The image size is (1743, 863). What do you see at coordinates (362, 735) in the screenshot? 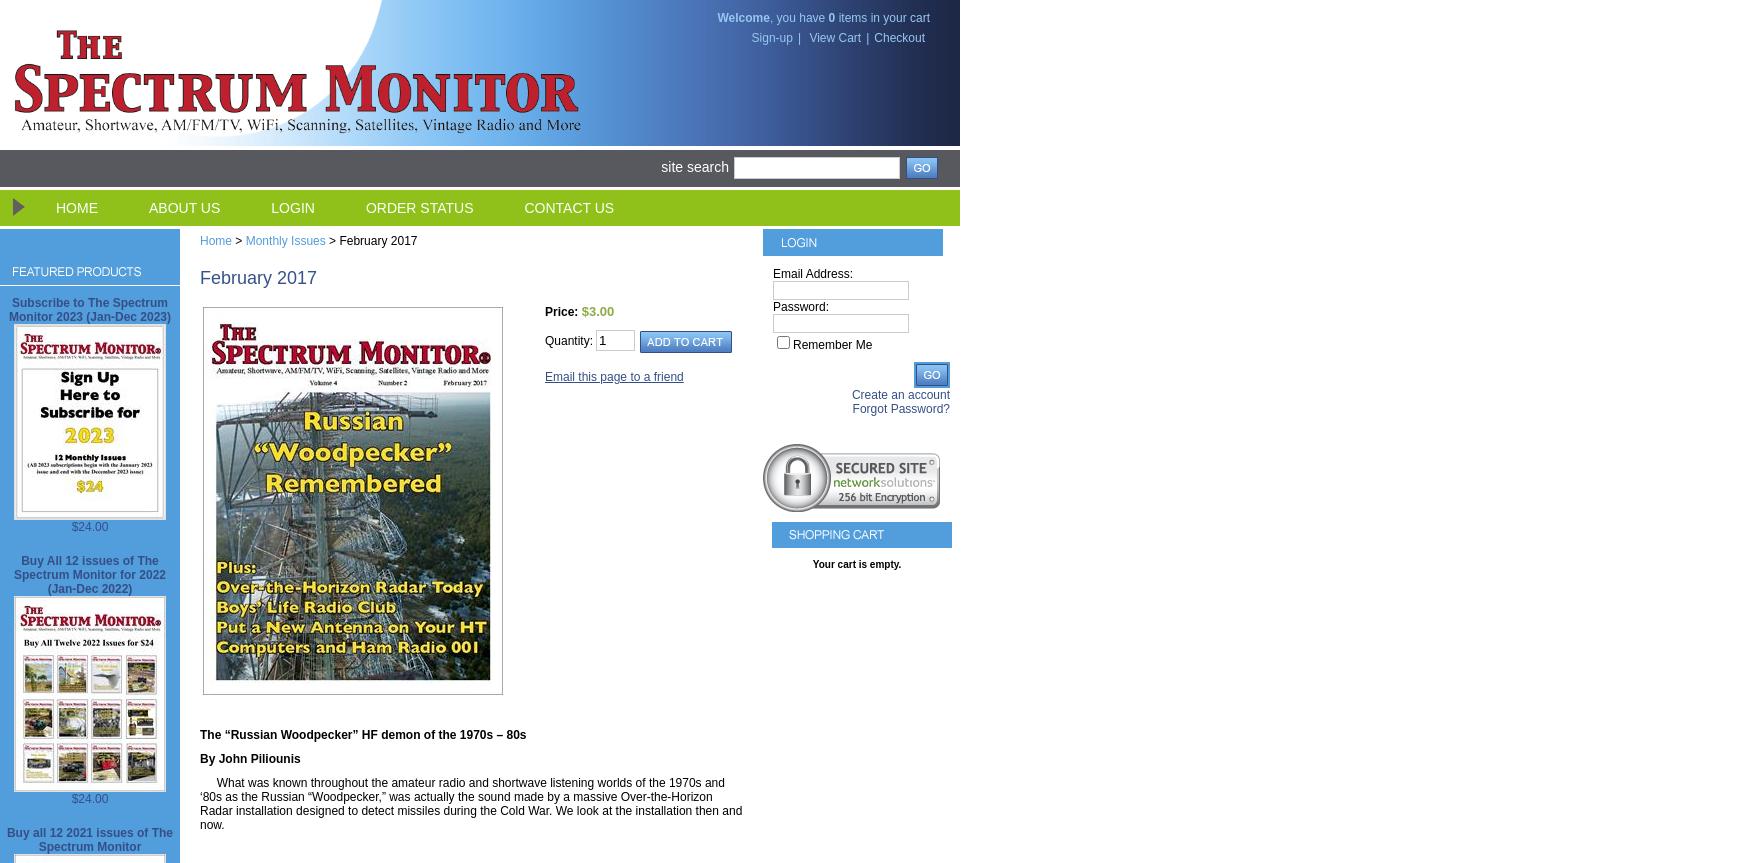
I see `'The “Russian Woodpecker” HF demon
of the 1970s – 80s'` at bounding box center [362, 735].